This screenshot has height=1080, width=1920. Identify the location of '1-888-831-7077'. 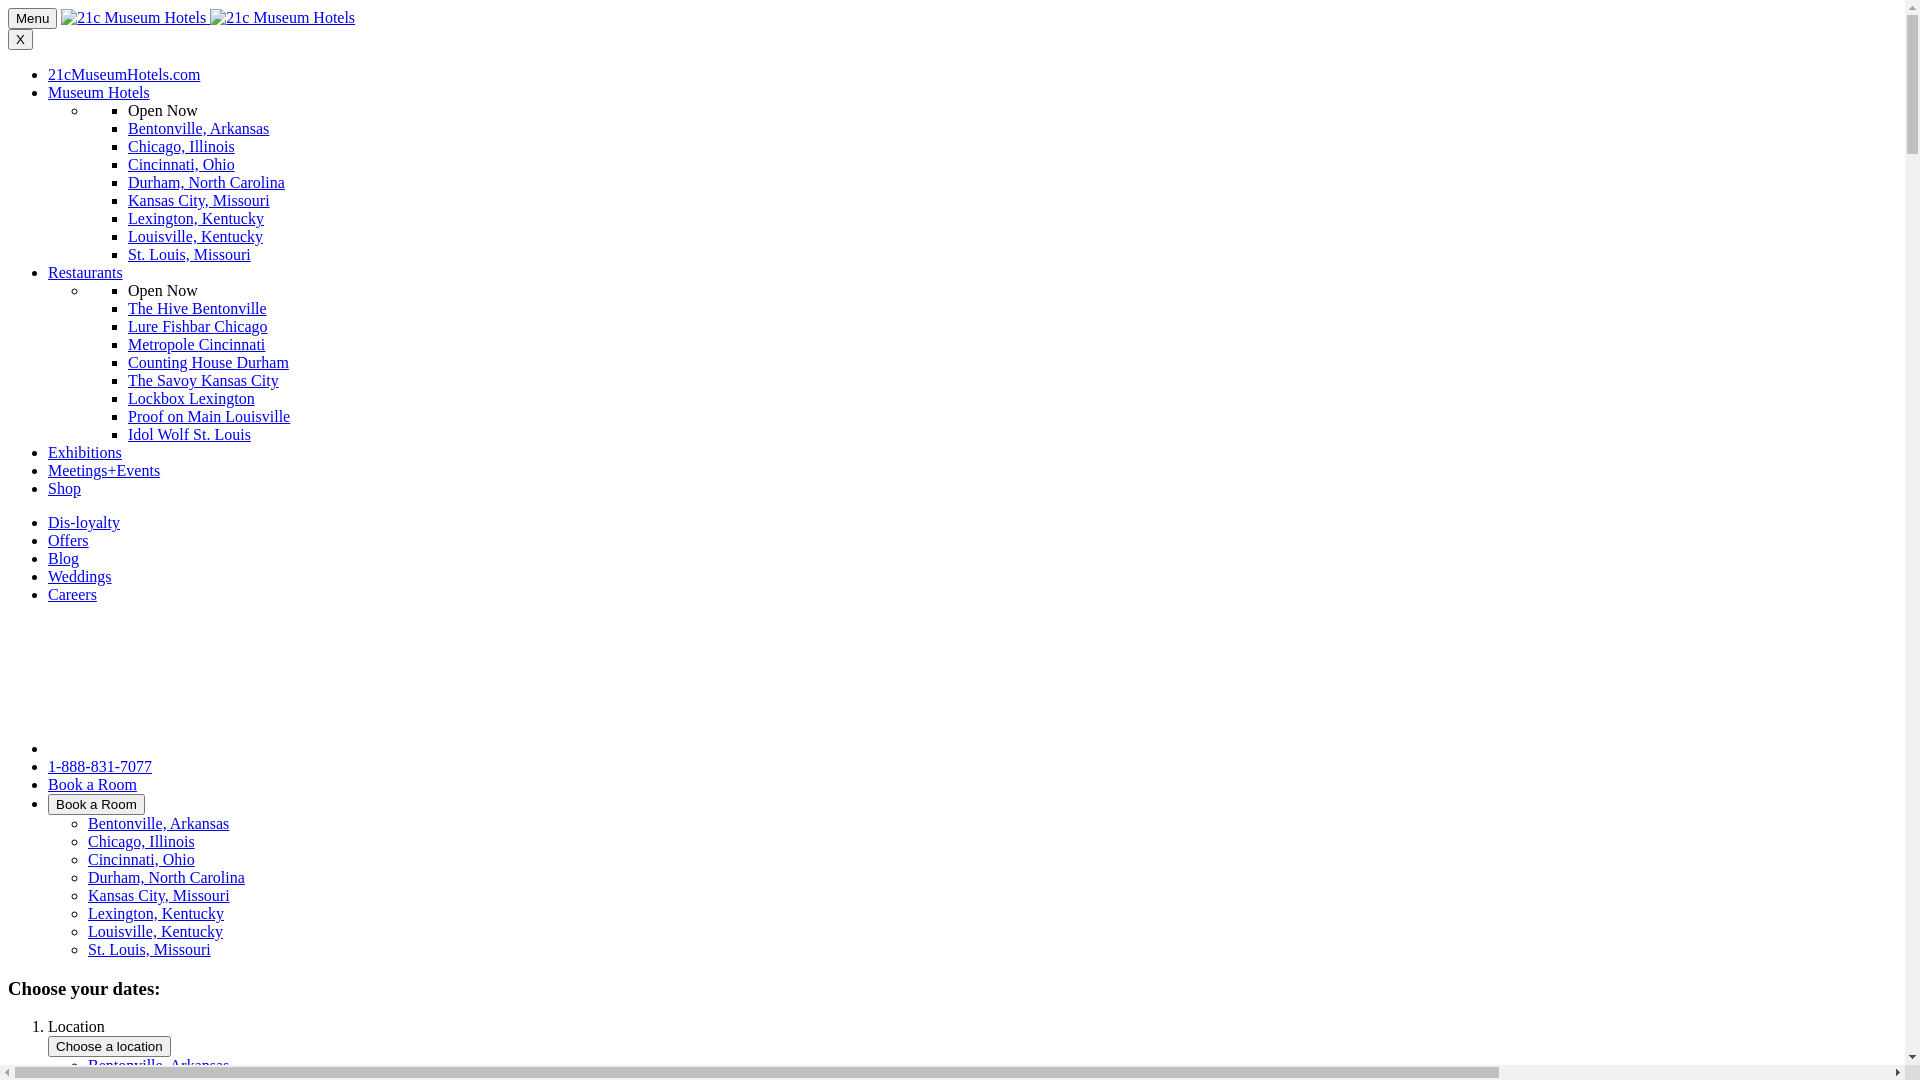
(99, 765).